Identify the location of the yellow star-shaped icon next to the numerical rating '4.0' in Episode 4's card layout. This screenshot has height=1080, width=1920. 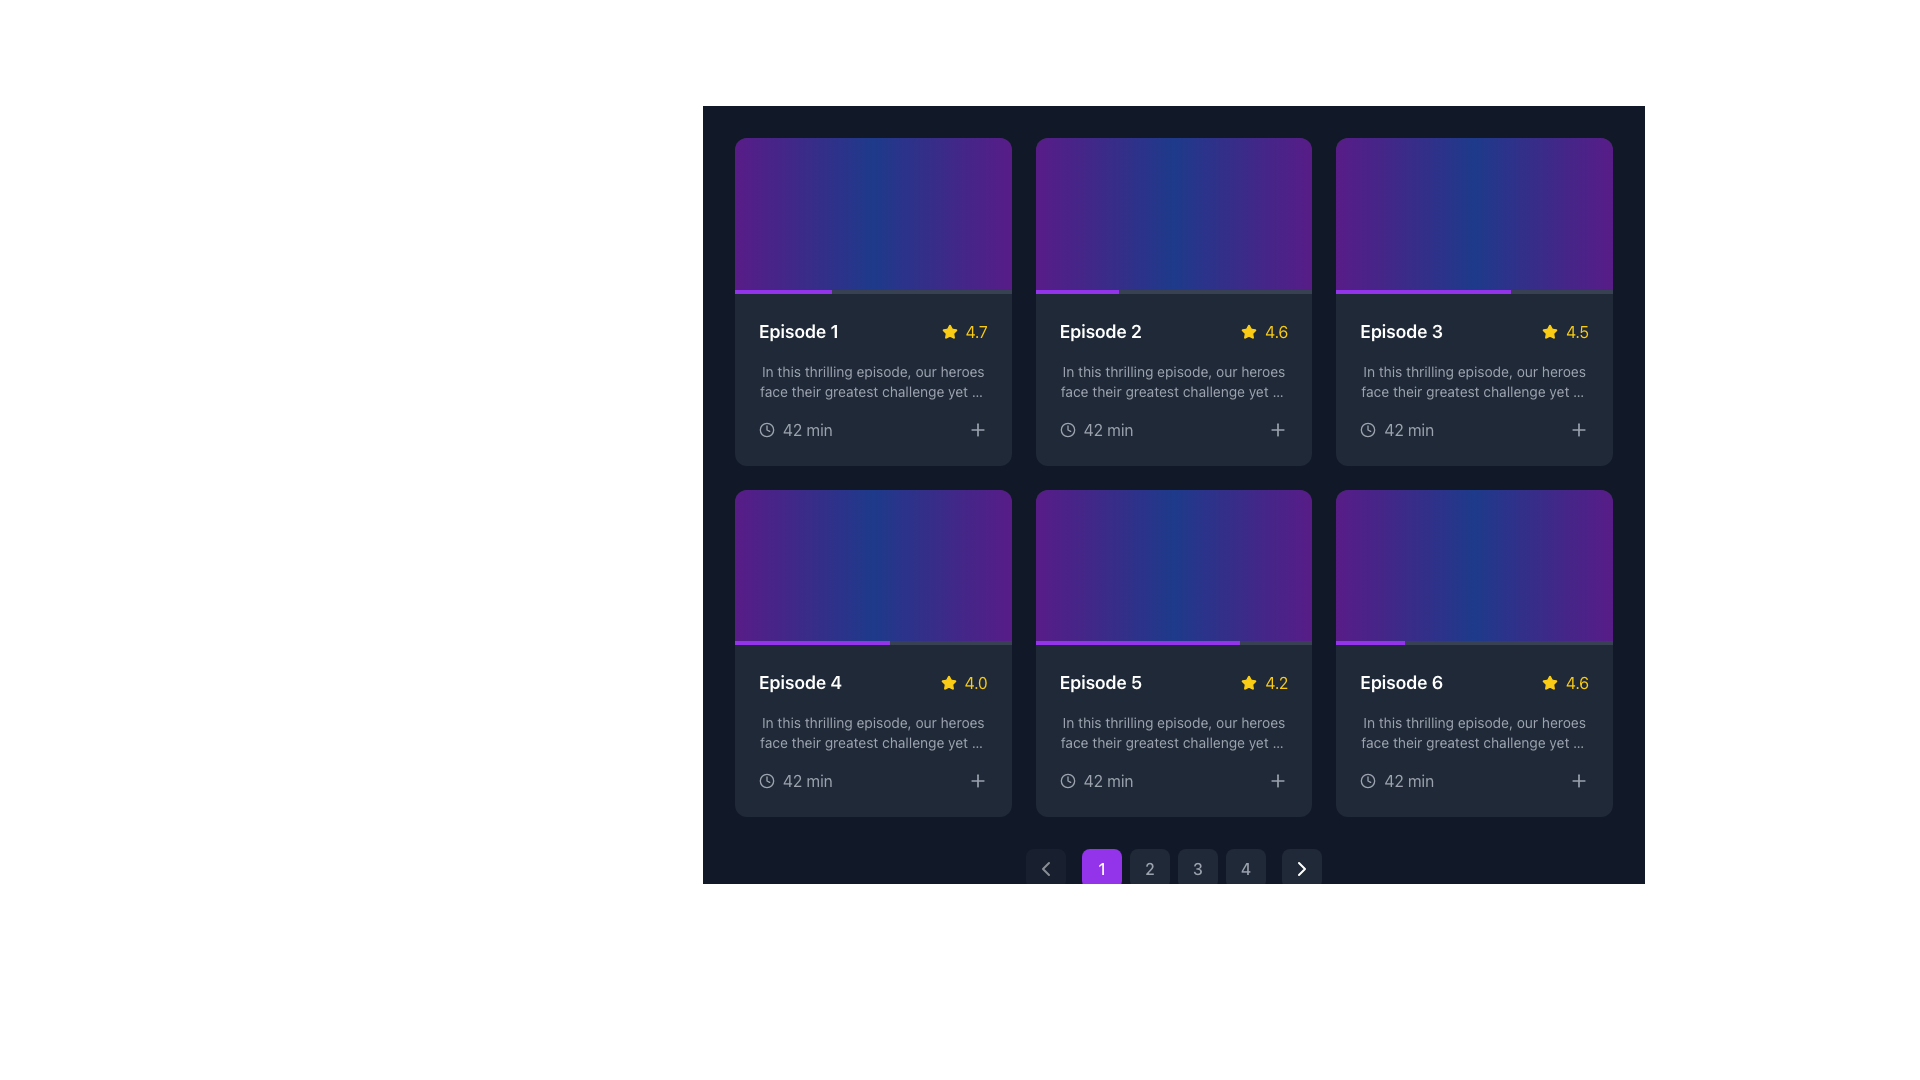
(947, 681).